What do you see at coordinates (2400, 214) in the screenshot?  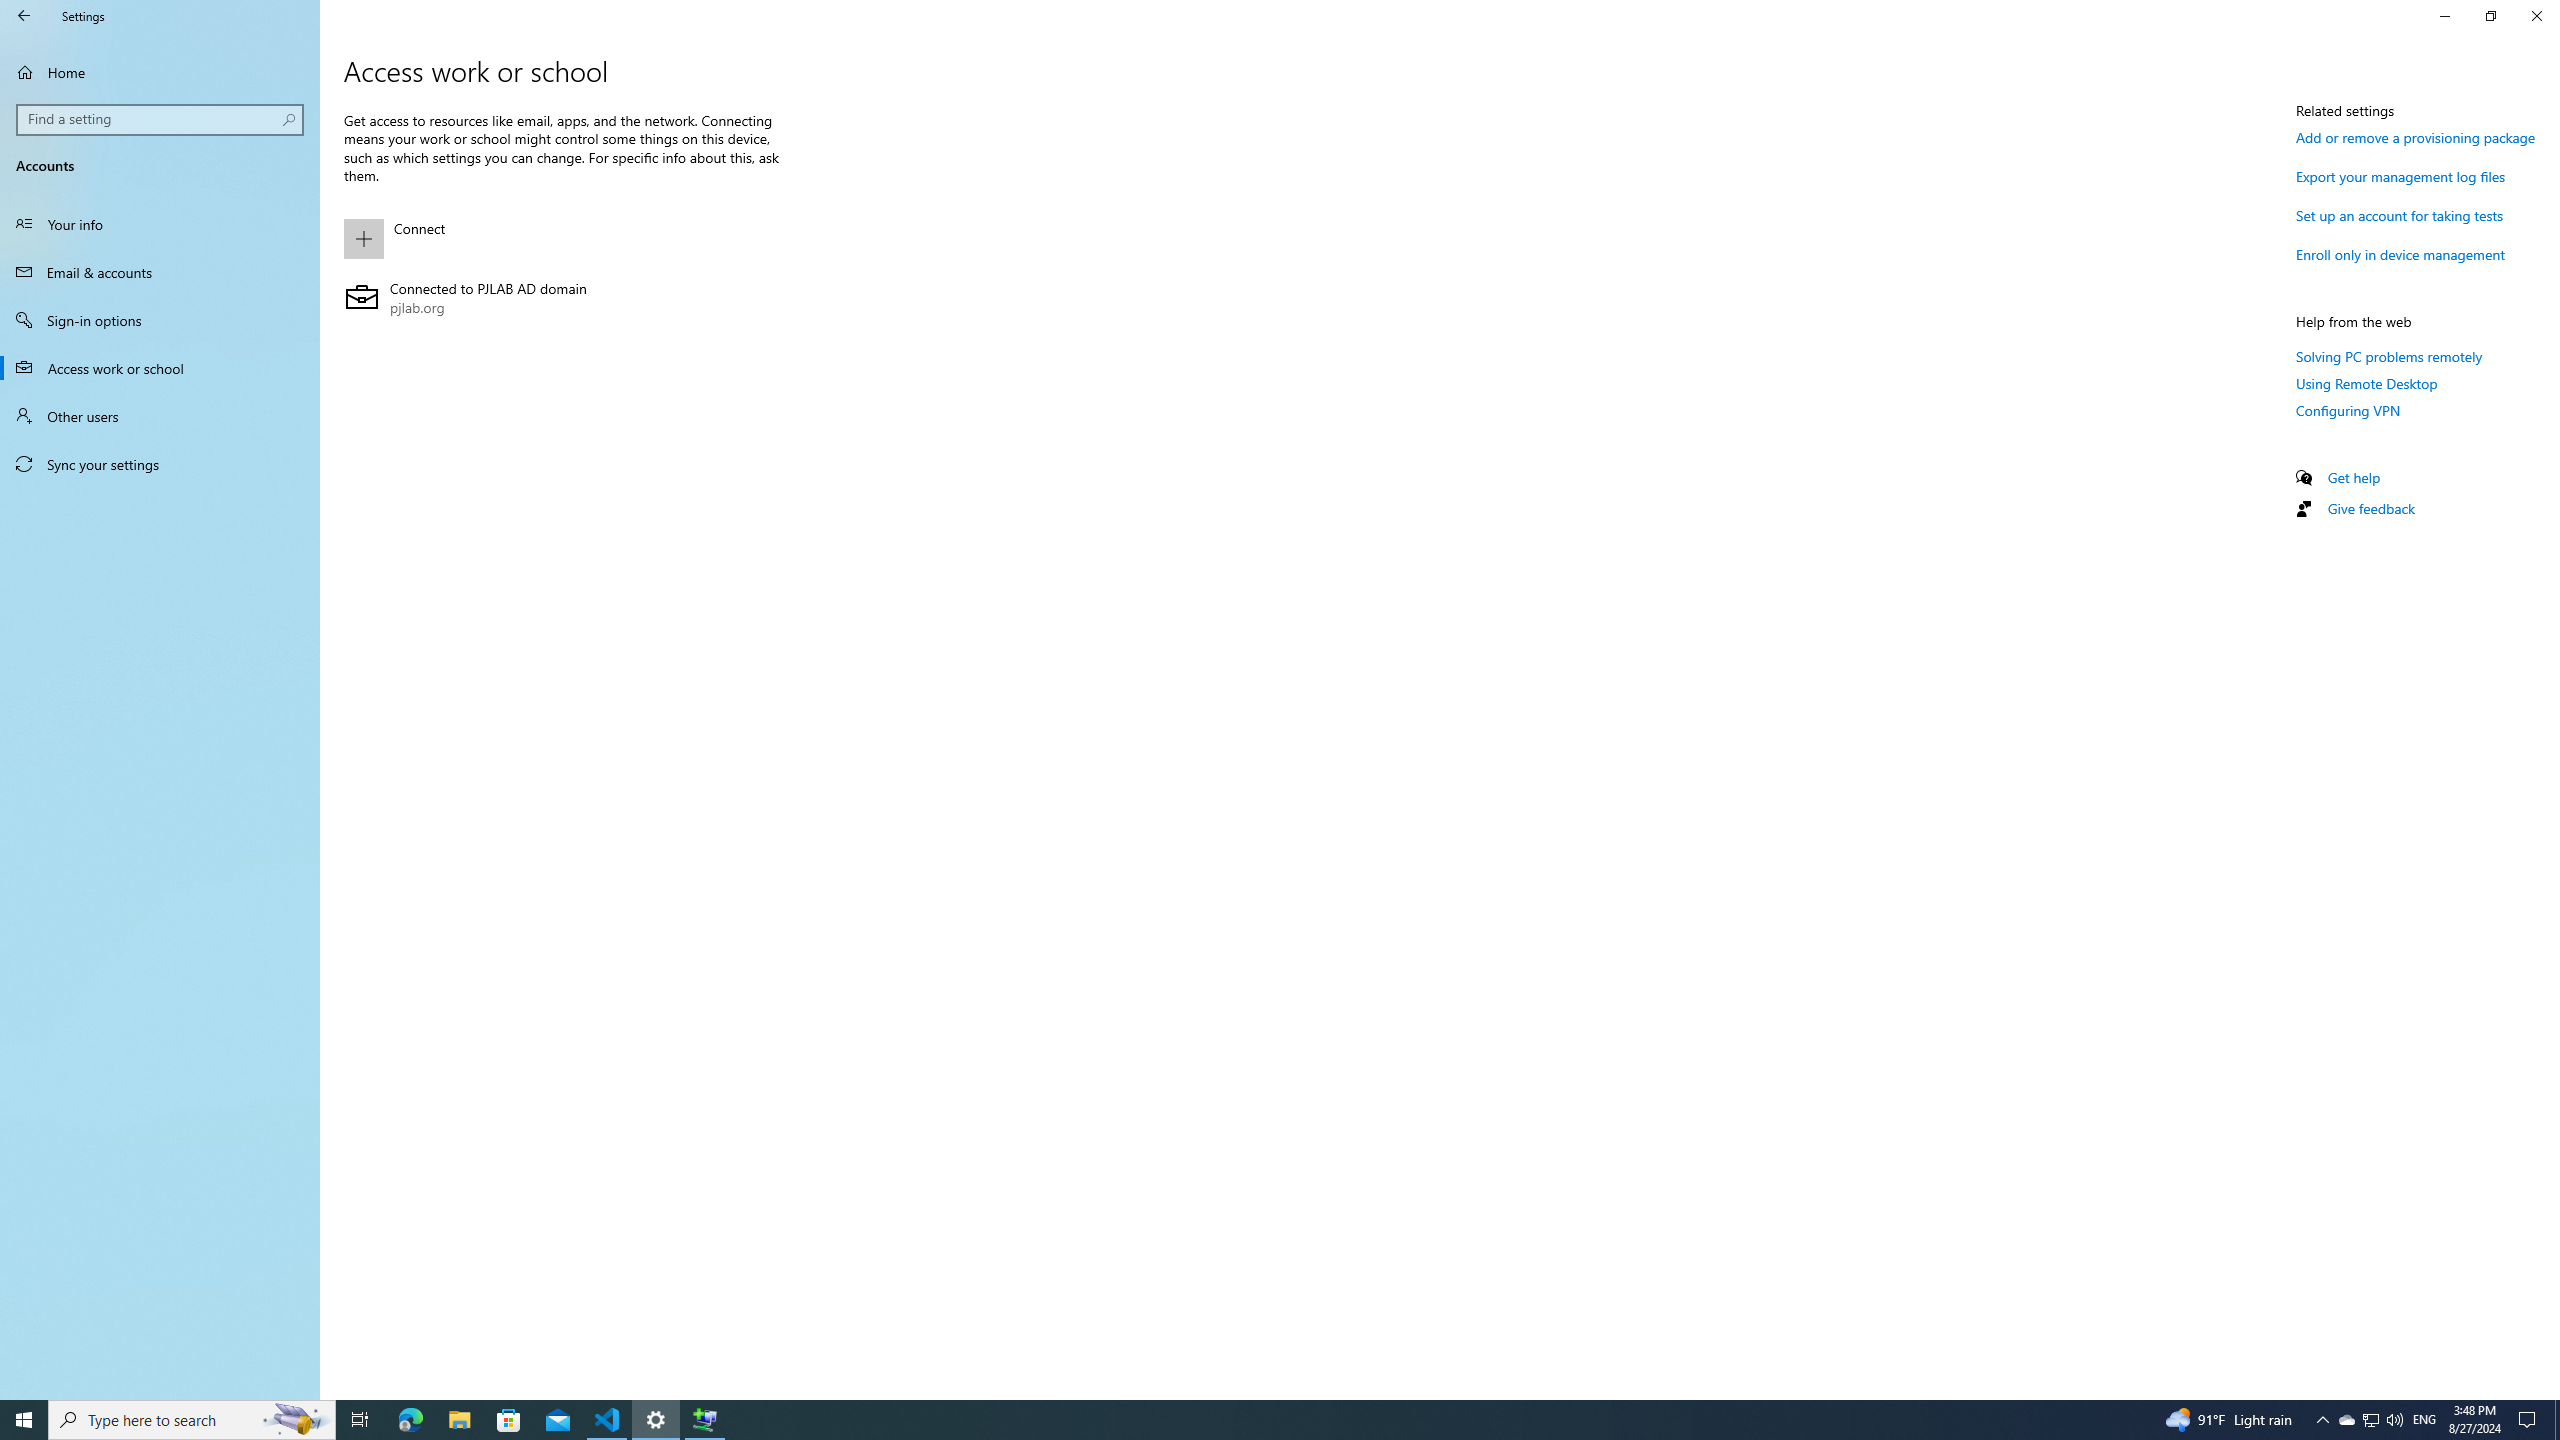 I see `'Set up an account for taking tests'` at bounding box center [2400, 214].